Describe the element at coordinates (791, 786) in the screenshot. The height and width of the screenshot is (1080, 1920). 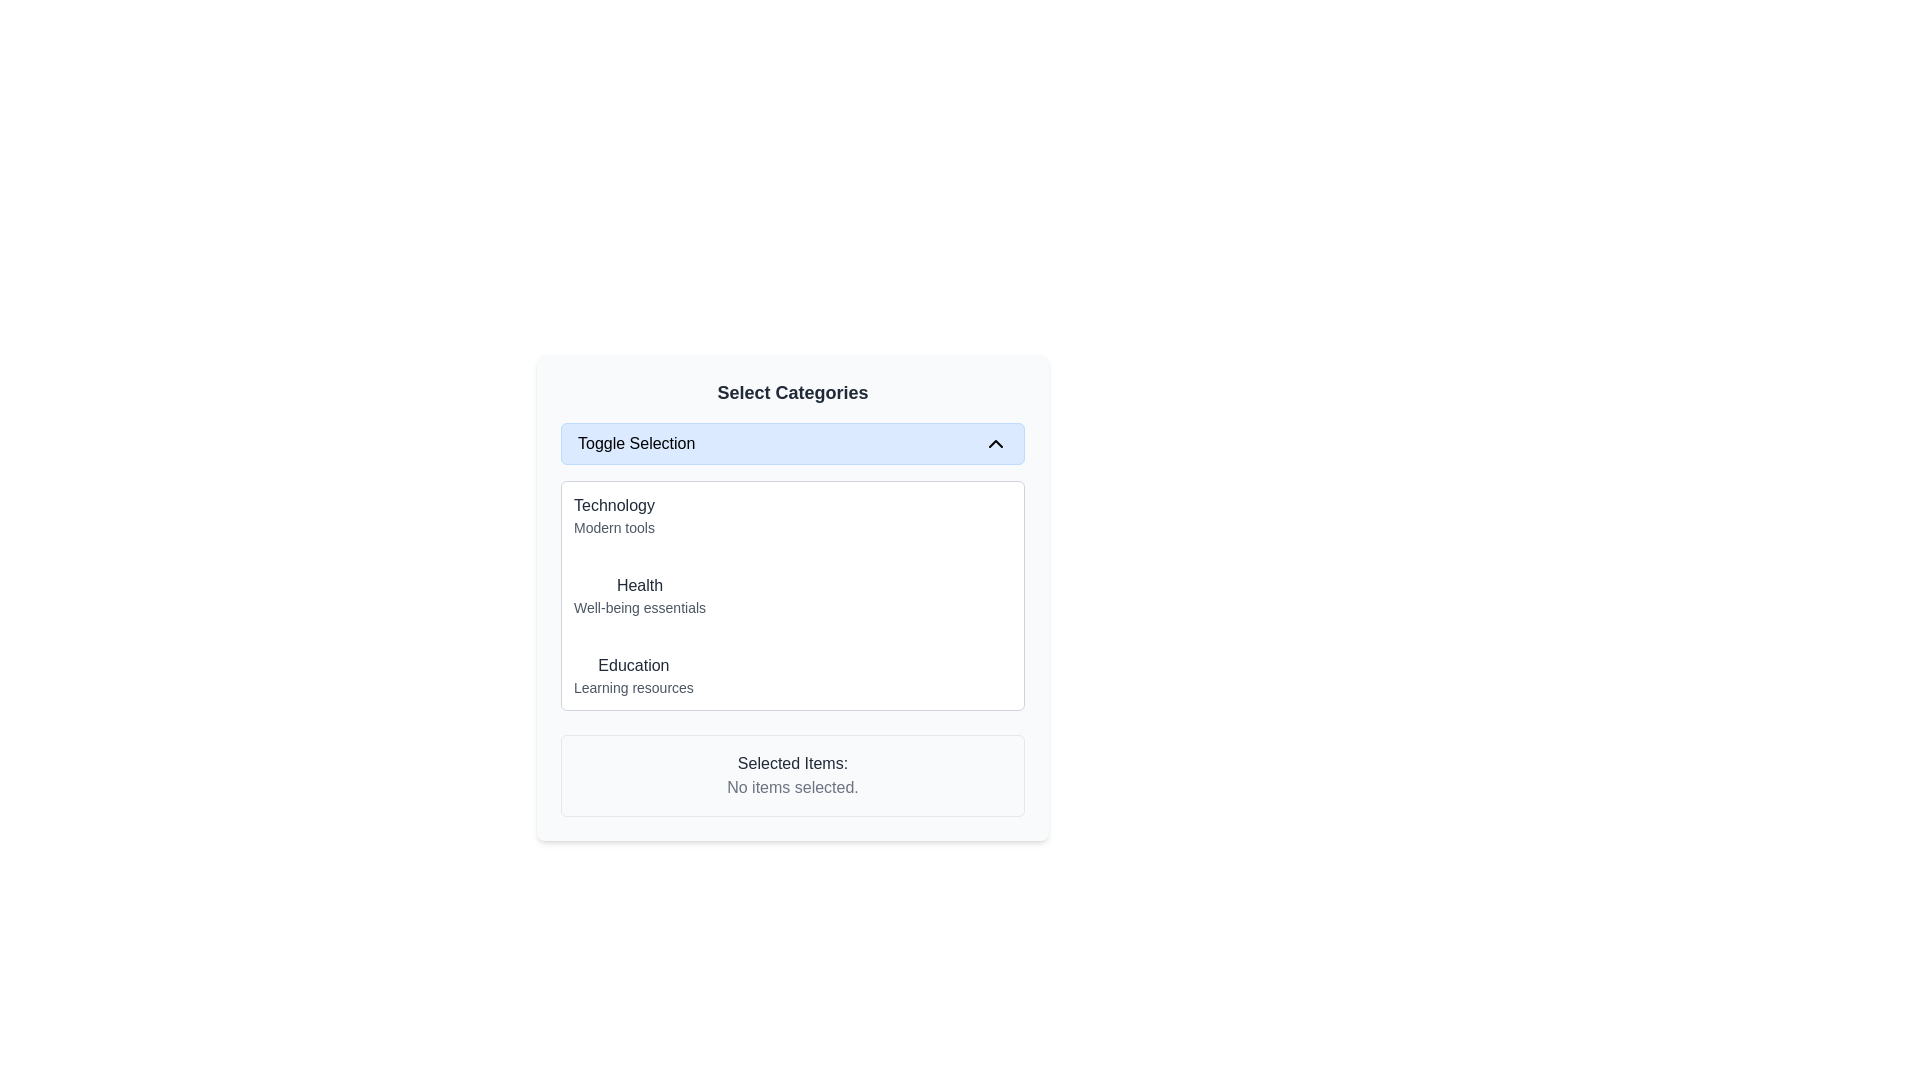
I see `the static text element displaying 'No items selected.' which is positioned directly below 'Selected Items:' in light gray color` at that location.